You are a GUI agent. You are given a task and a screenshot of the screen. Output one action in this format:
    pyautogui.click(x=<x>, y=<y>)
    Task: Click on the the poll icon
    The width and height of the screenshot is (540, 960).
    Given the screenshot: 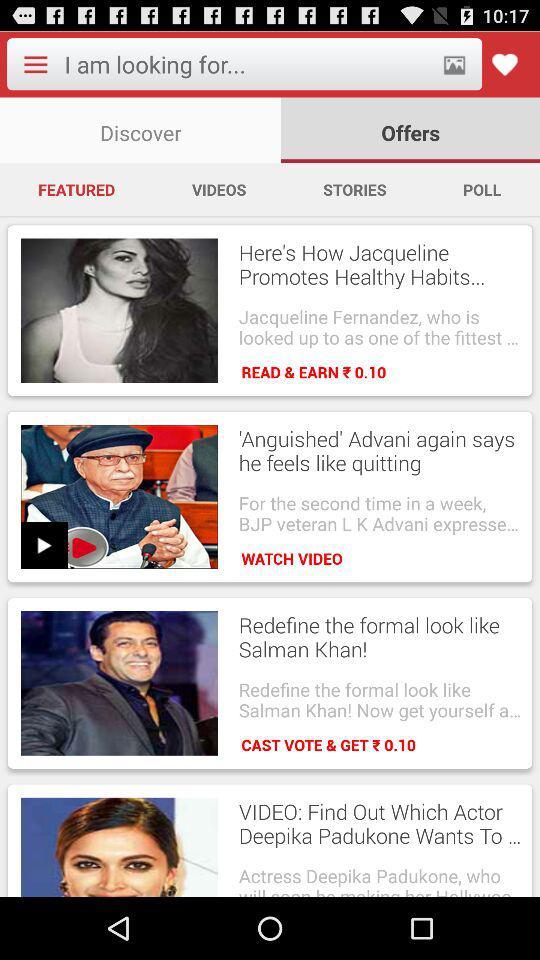 What is the action you would take?
    pyautogui.click(x=481, y=189)
    